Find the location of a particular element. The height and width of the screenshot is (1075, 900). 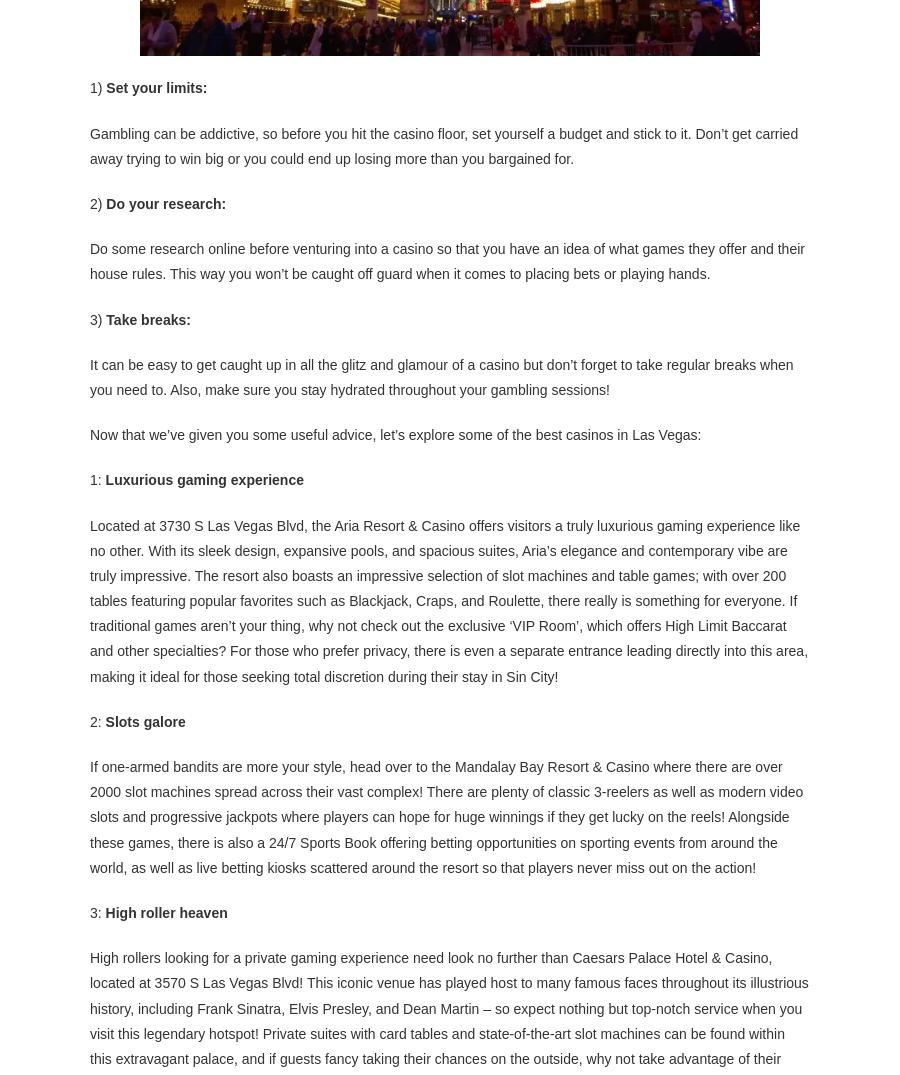

'1)' is located at coordinates (97, 86).